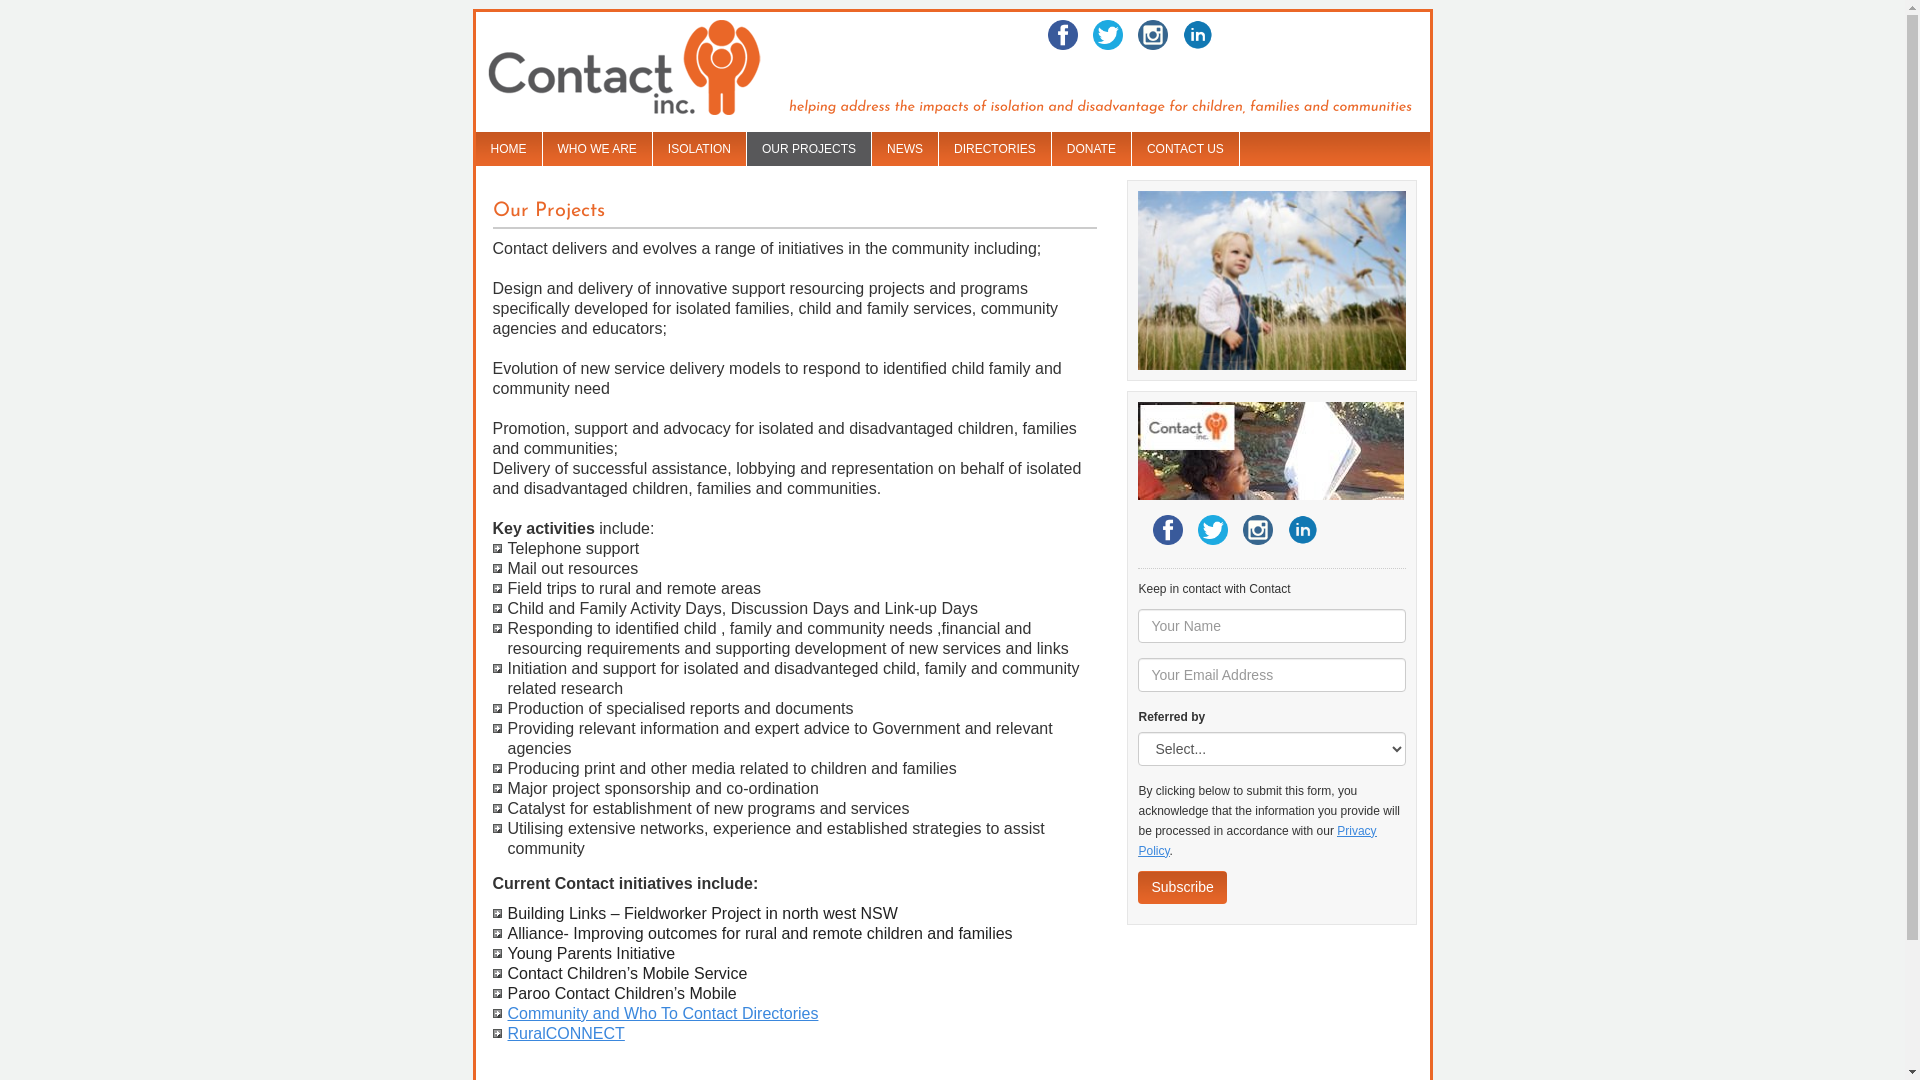  I want to click on 'Subscribe', so click(1181, 886).